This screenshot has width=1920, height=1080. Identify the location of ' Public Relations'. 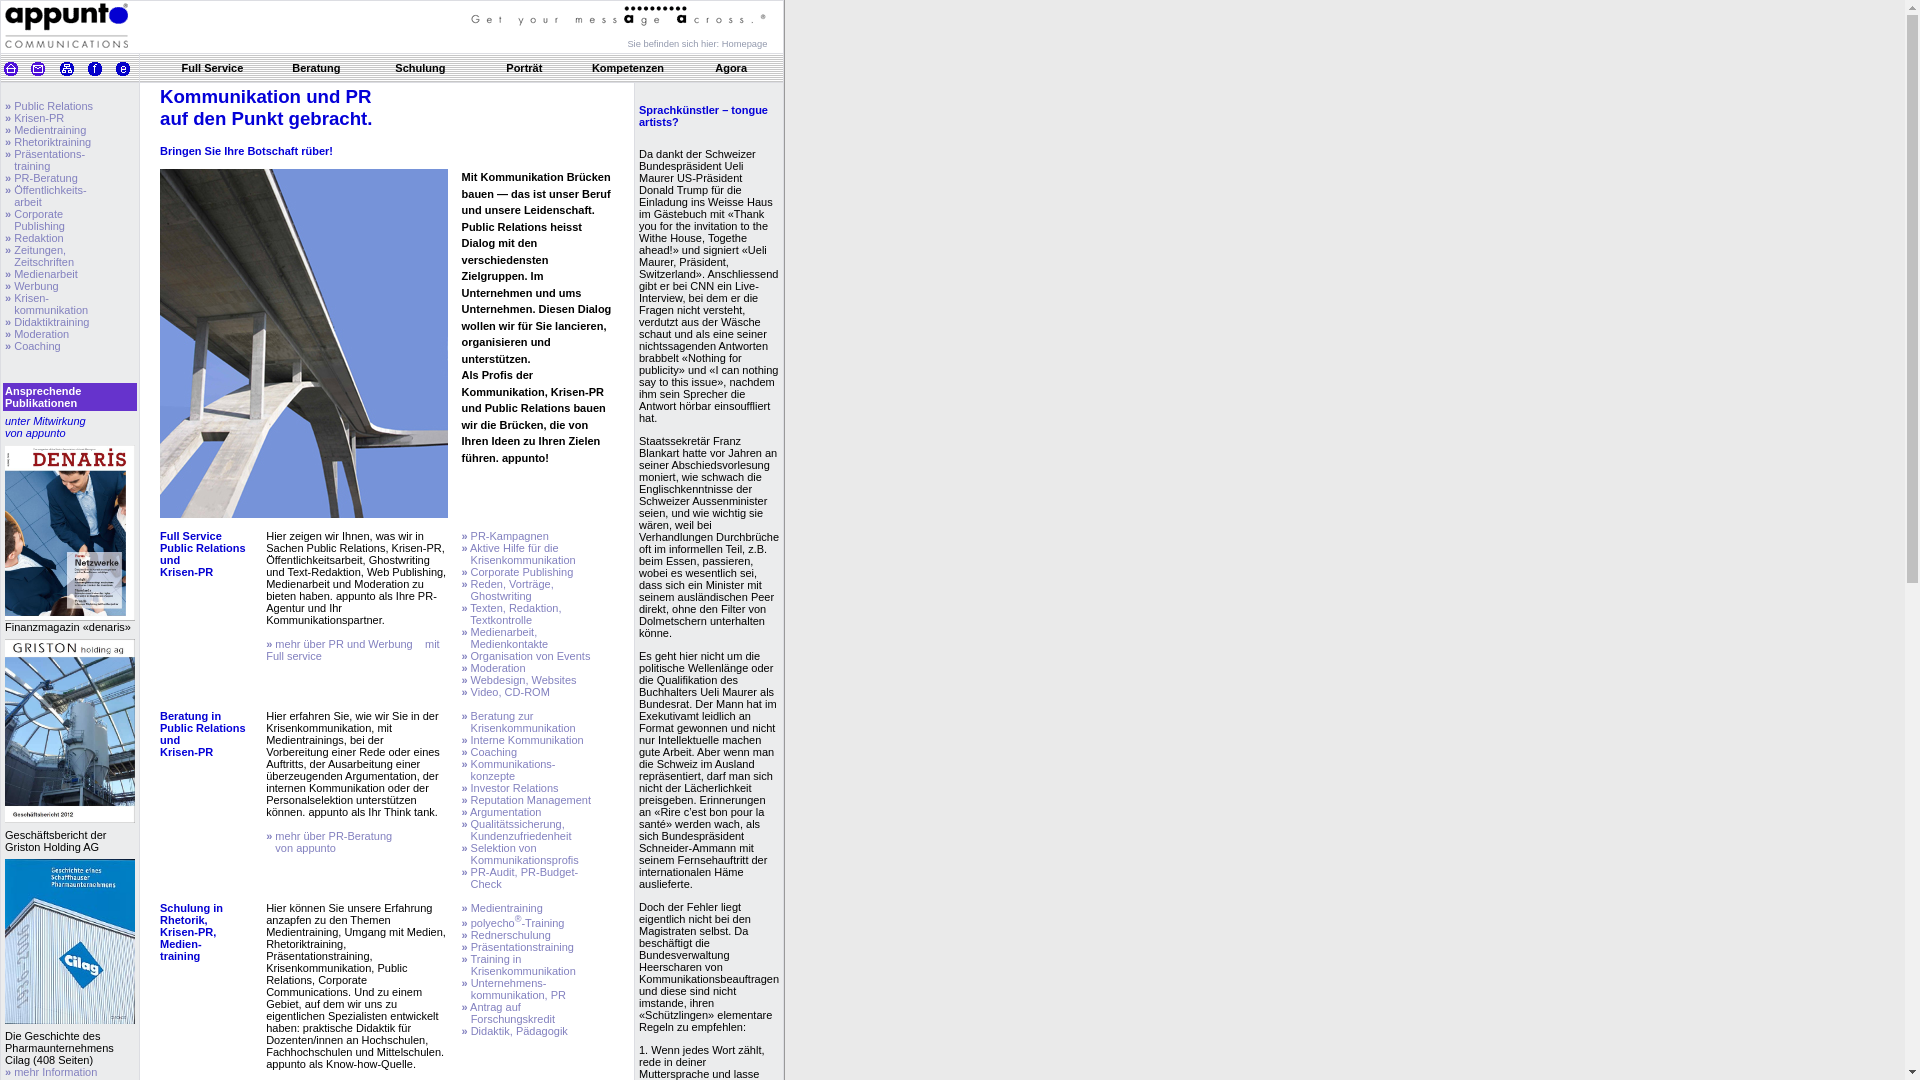
(10, 105).